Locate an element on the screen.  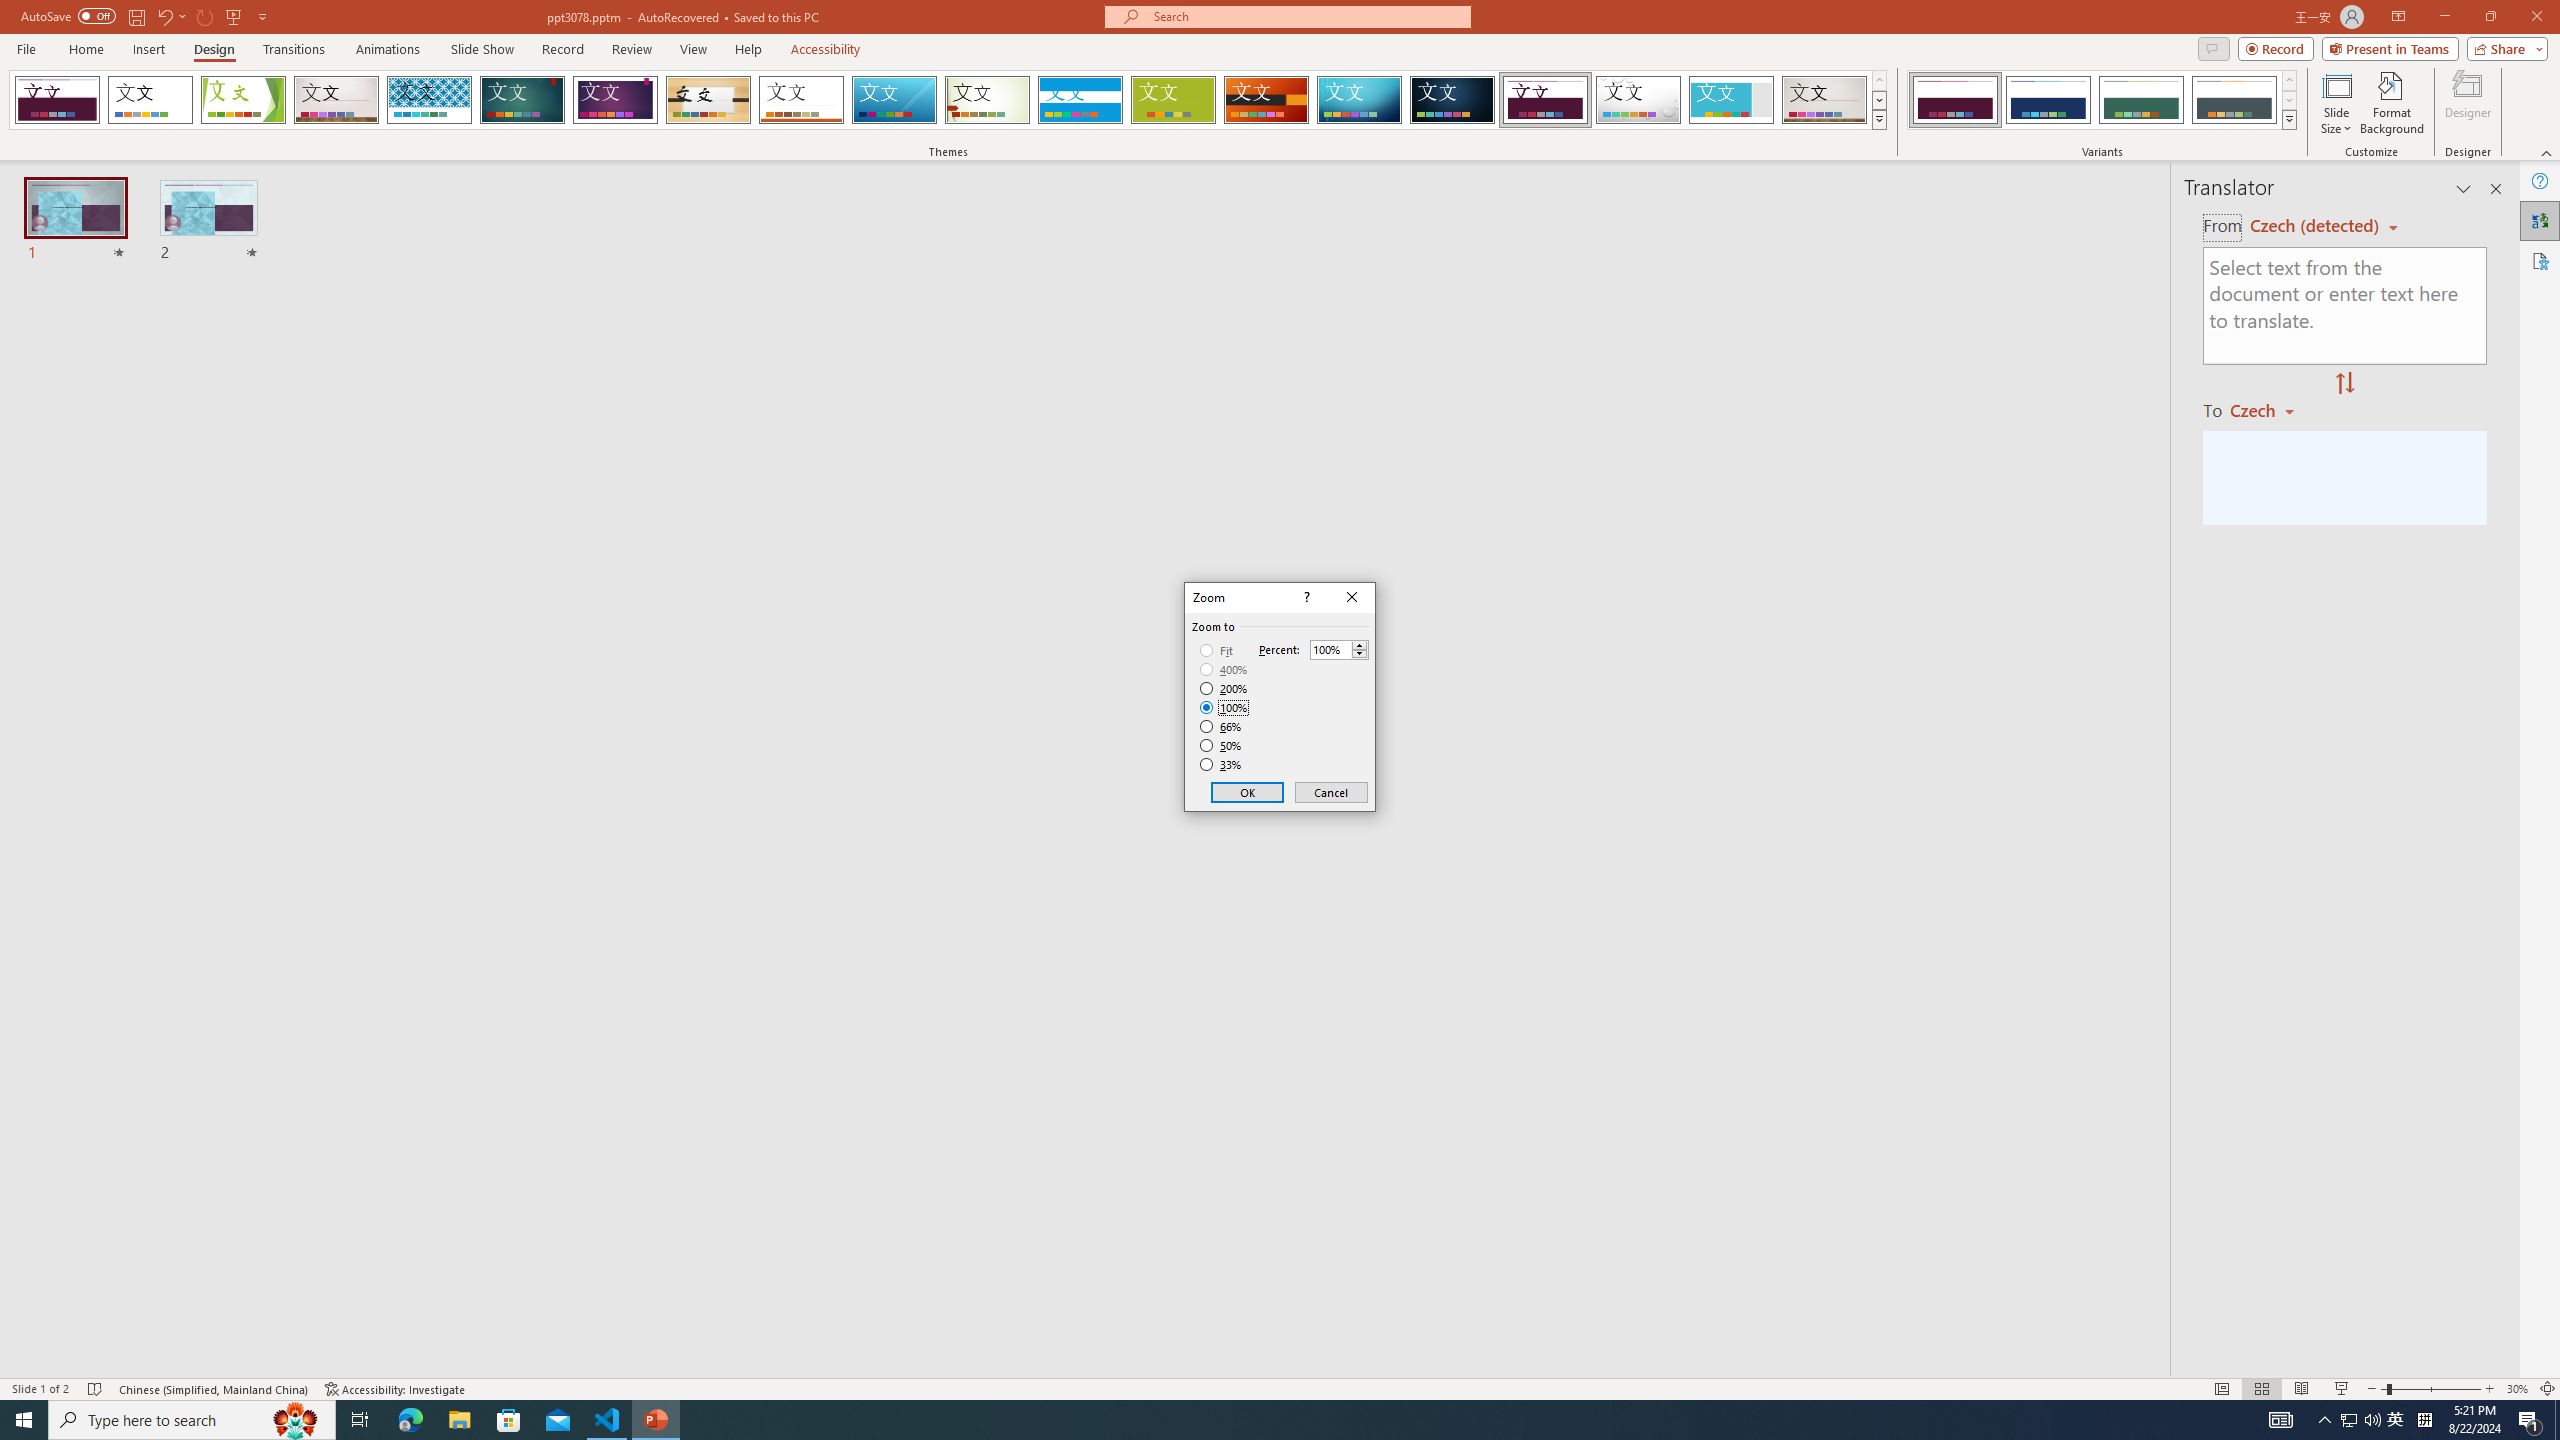
'66%' is located at coordinates (1222, 725).